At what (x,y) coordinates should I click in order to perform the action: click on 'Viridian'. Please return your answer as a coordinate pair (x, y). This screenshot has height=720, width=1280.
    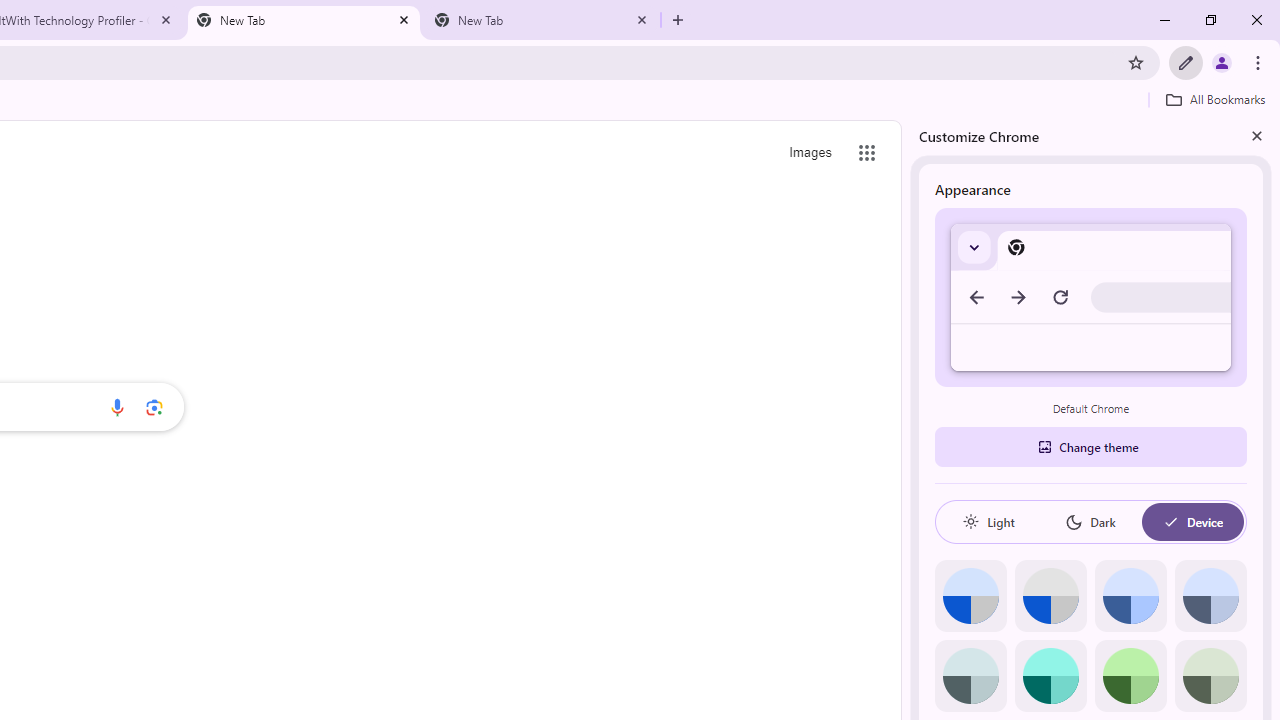
    Looking at the image, I should click on (1209, 675).